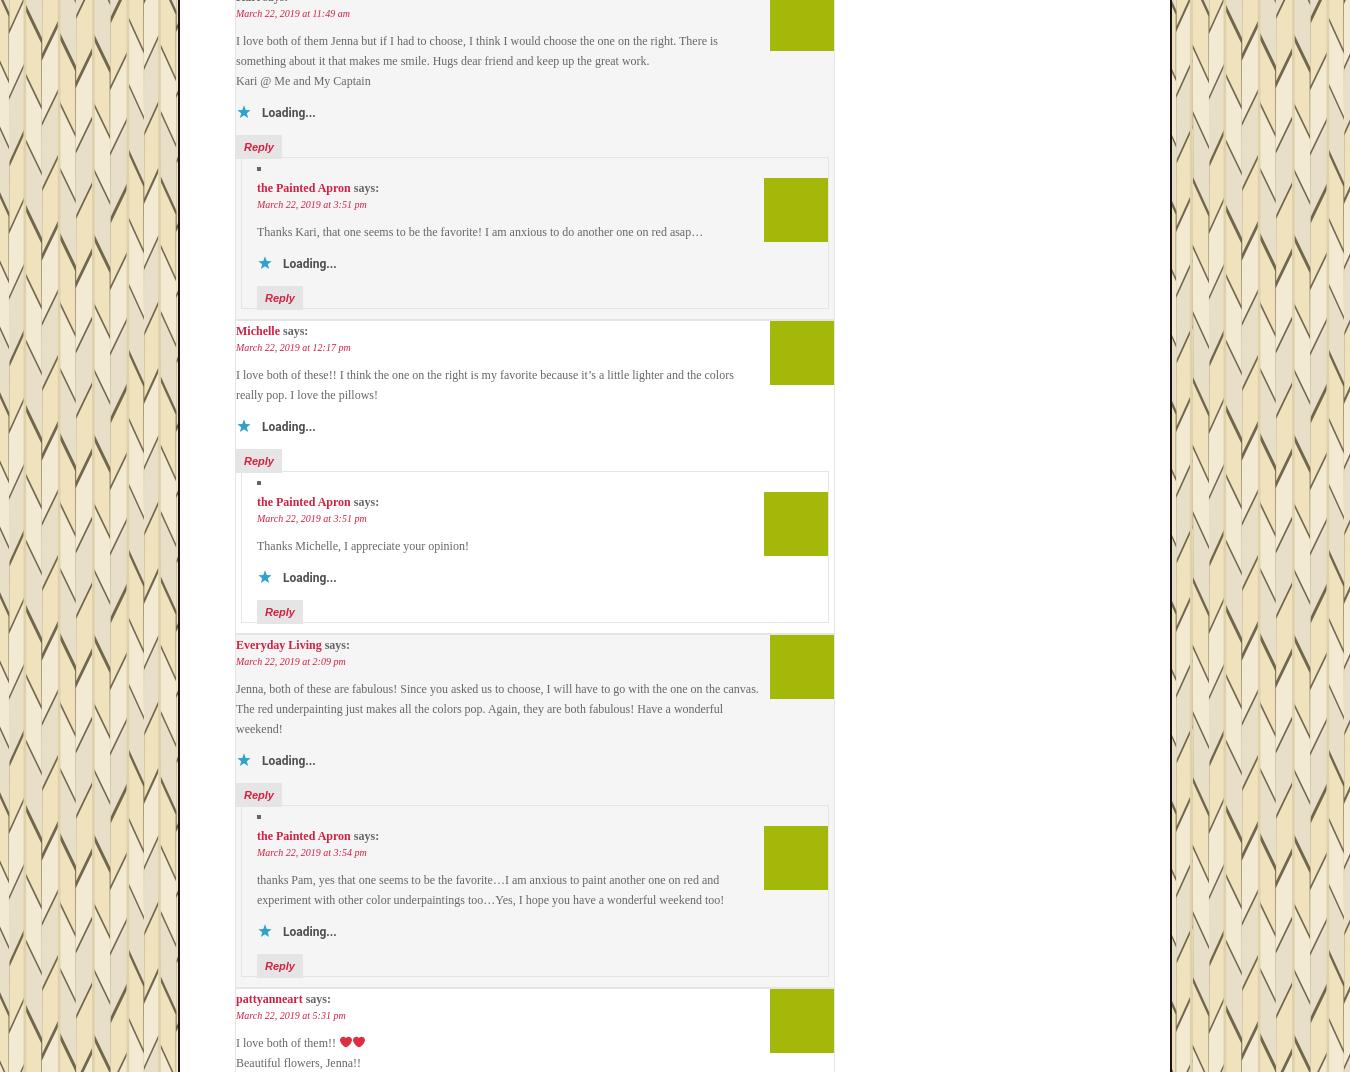  I want to click on 'March 22, 2019 at 3:54 pm', so click(310, 851).